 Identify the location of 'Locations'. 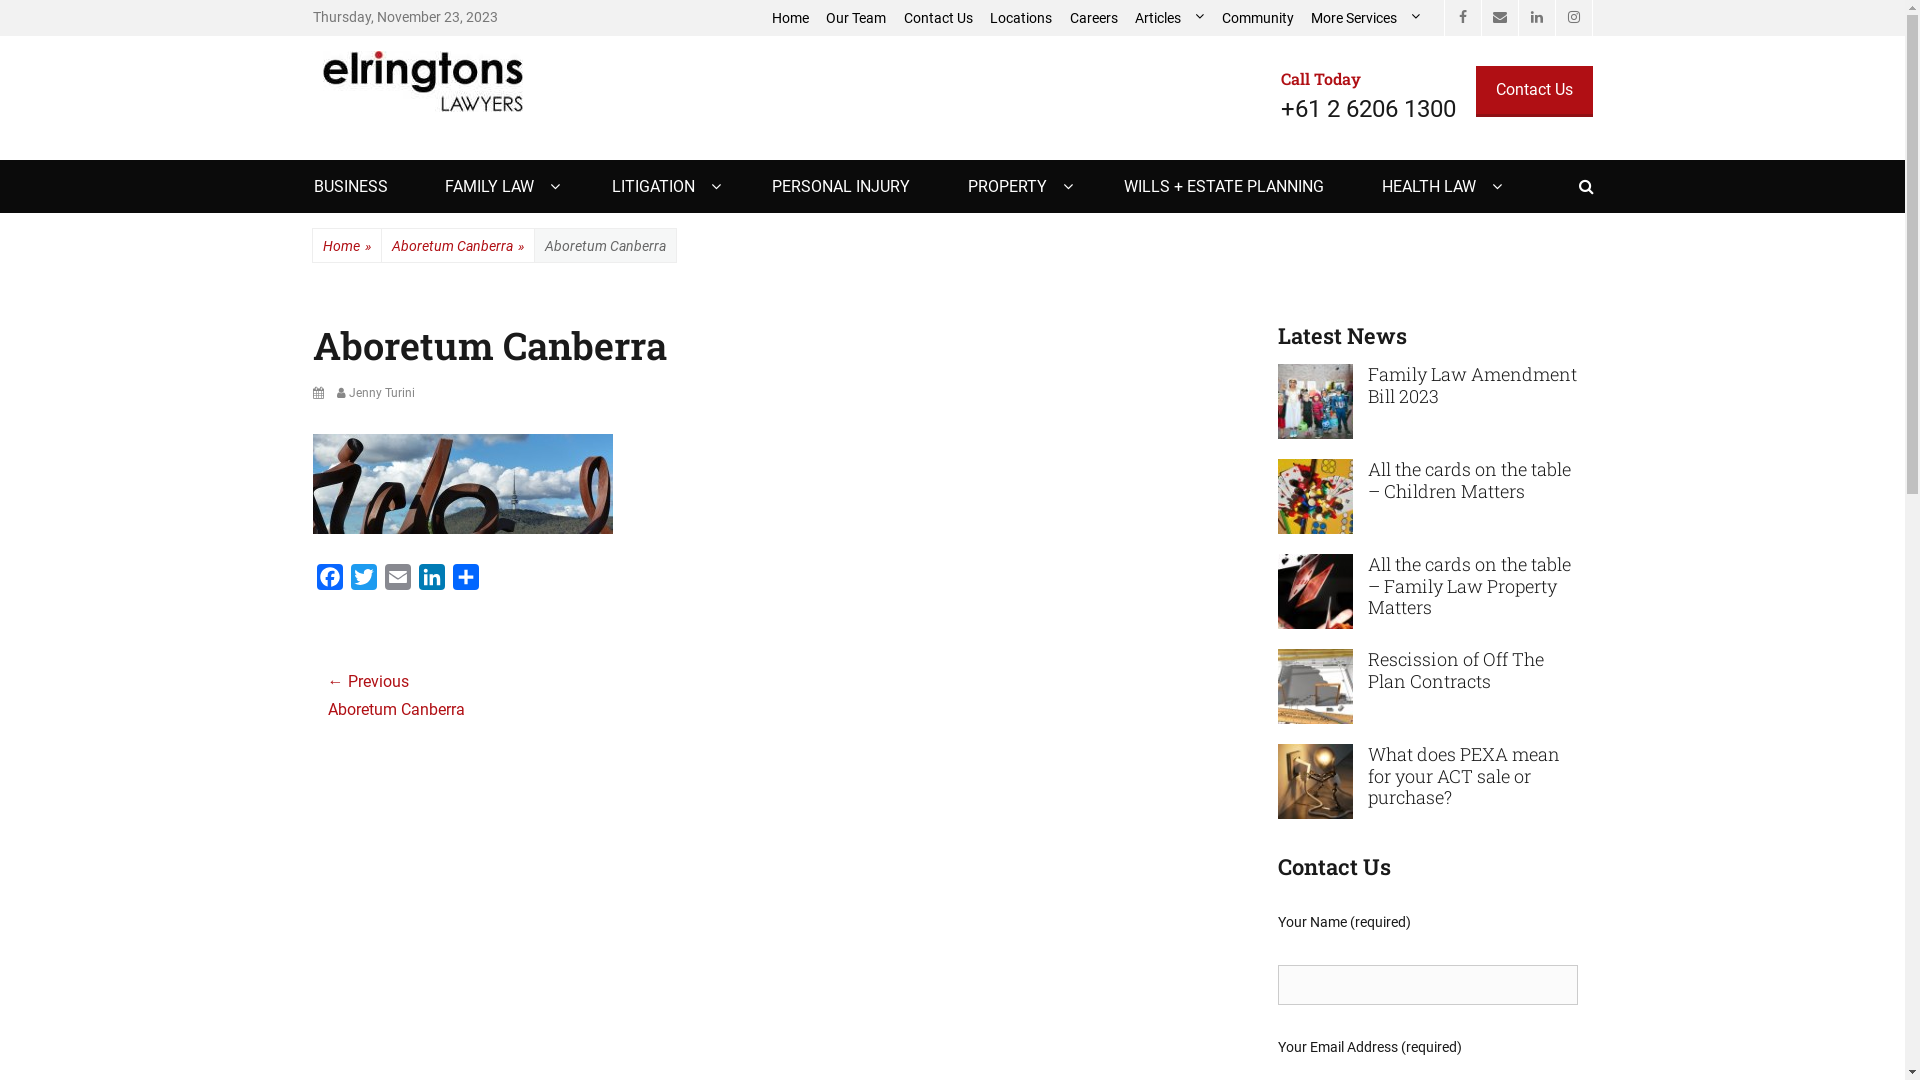
(1022, 18).